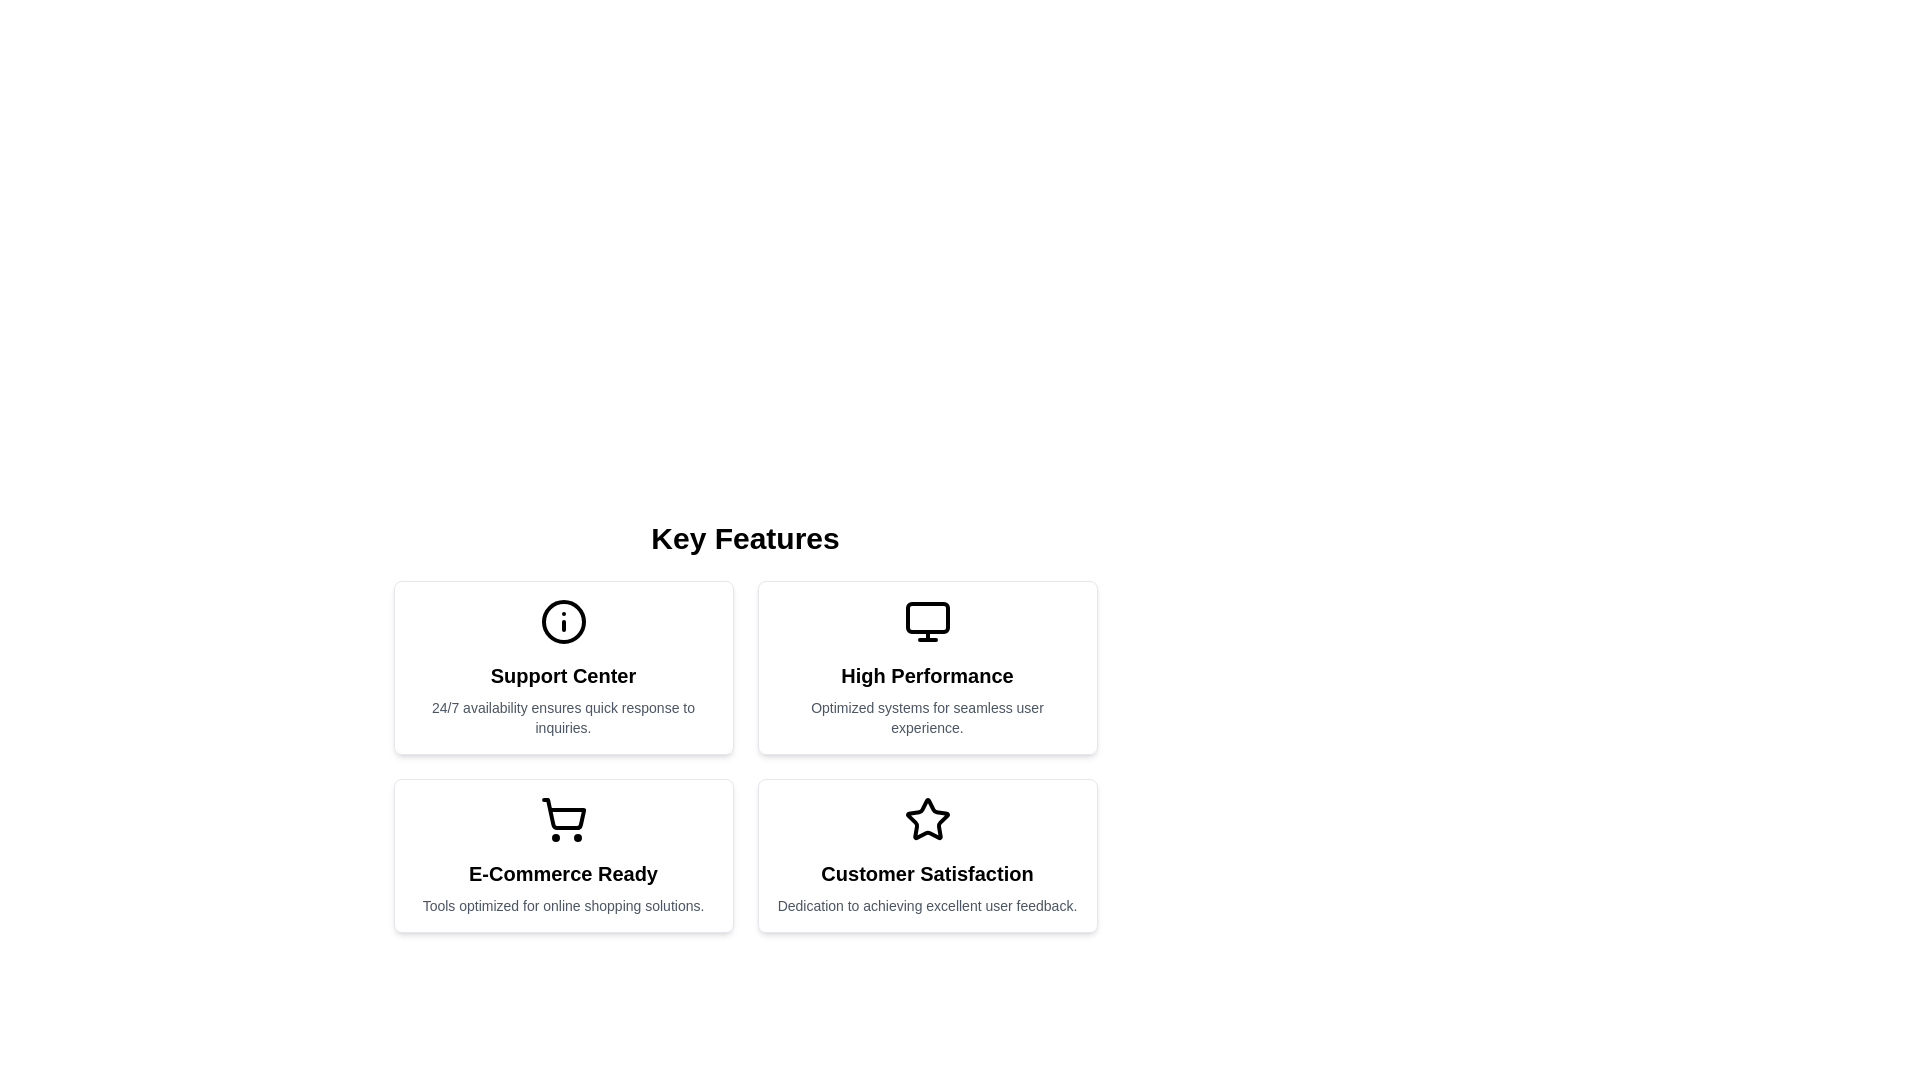 This screenshot has height=1080, width=1920. Describe the element at coordinates (562, 620) in the screenshot. I see `the SVG circle element that represents the information symbol, which is part of a group contributing to help-related content, located above the 'Support Center' text` at that location.